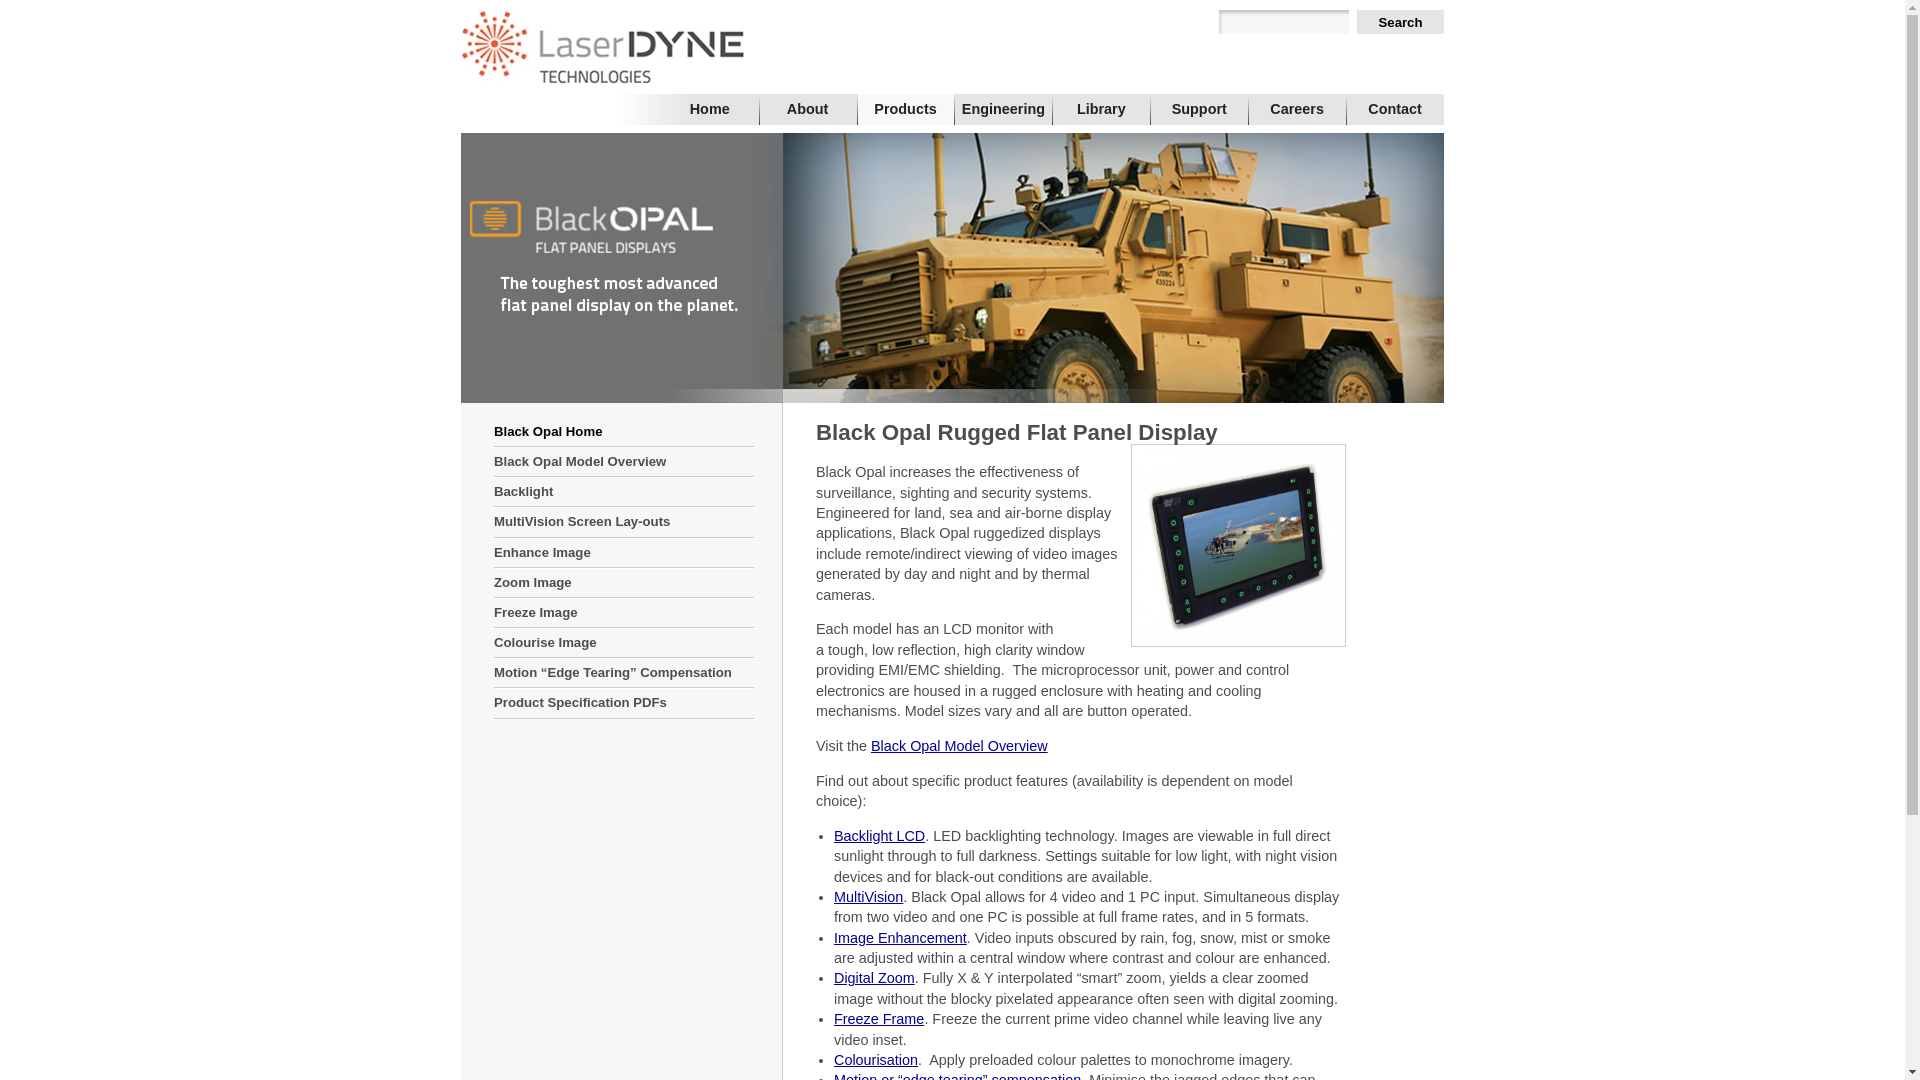 Image resolution: width=1920 pixels, height=1080 pixels. Describe the element at coordinates (905, 109) in the screenshot. I see `'Products'` at that location.